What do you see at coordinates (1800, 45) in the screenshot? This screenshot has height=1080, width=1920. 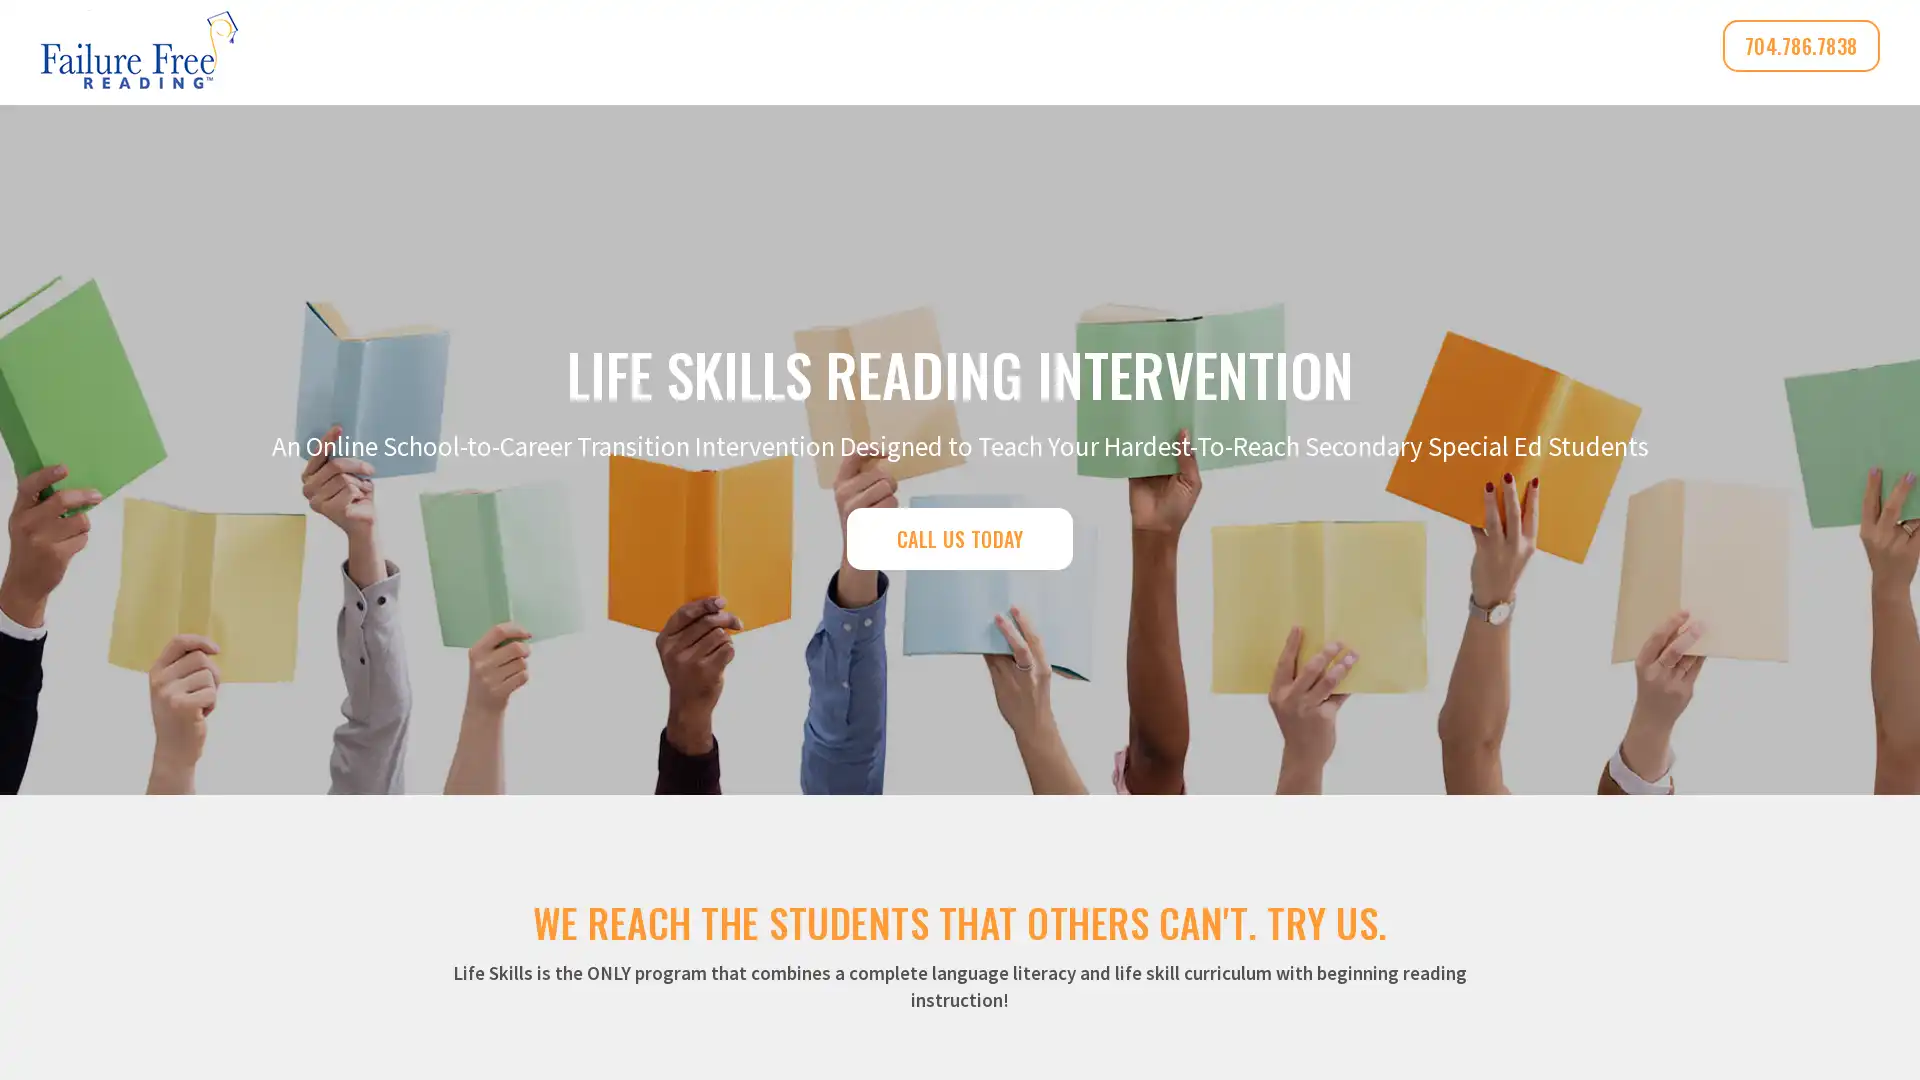 I see `704.786.7838` at bounding box center [1800, 45].